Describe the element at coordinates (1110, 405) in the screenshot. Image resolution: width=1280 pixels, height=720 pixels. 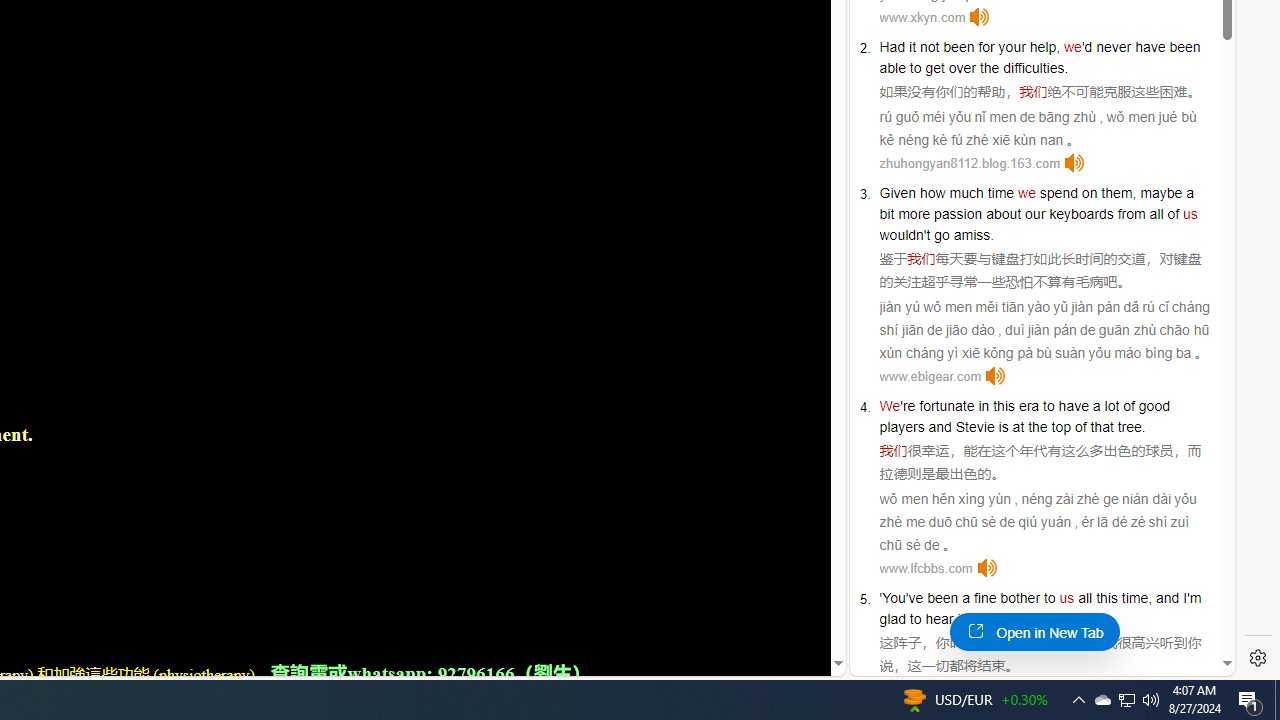
I see `'lot'` at that location.